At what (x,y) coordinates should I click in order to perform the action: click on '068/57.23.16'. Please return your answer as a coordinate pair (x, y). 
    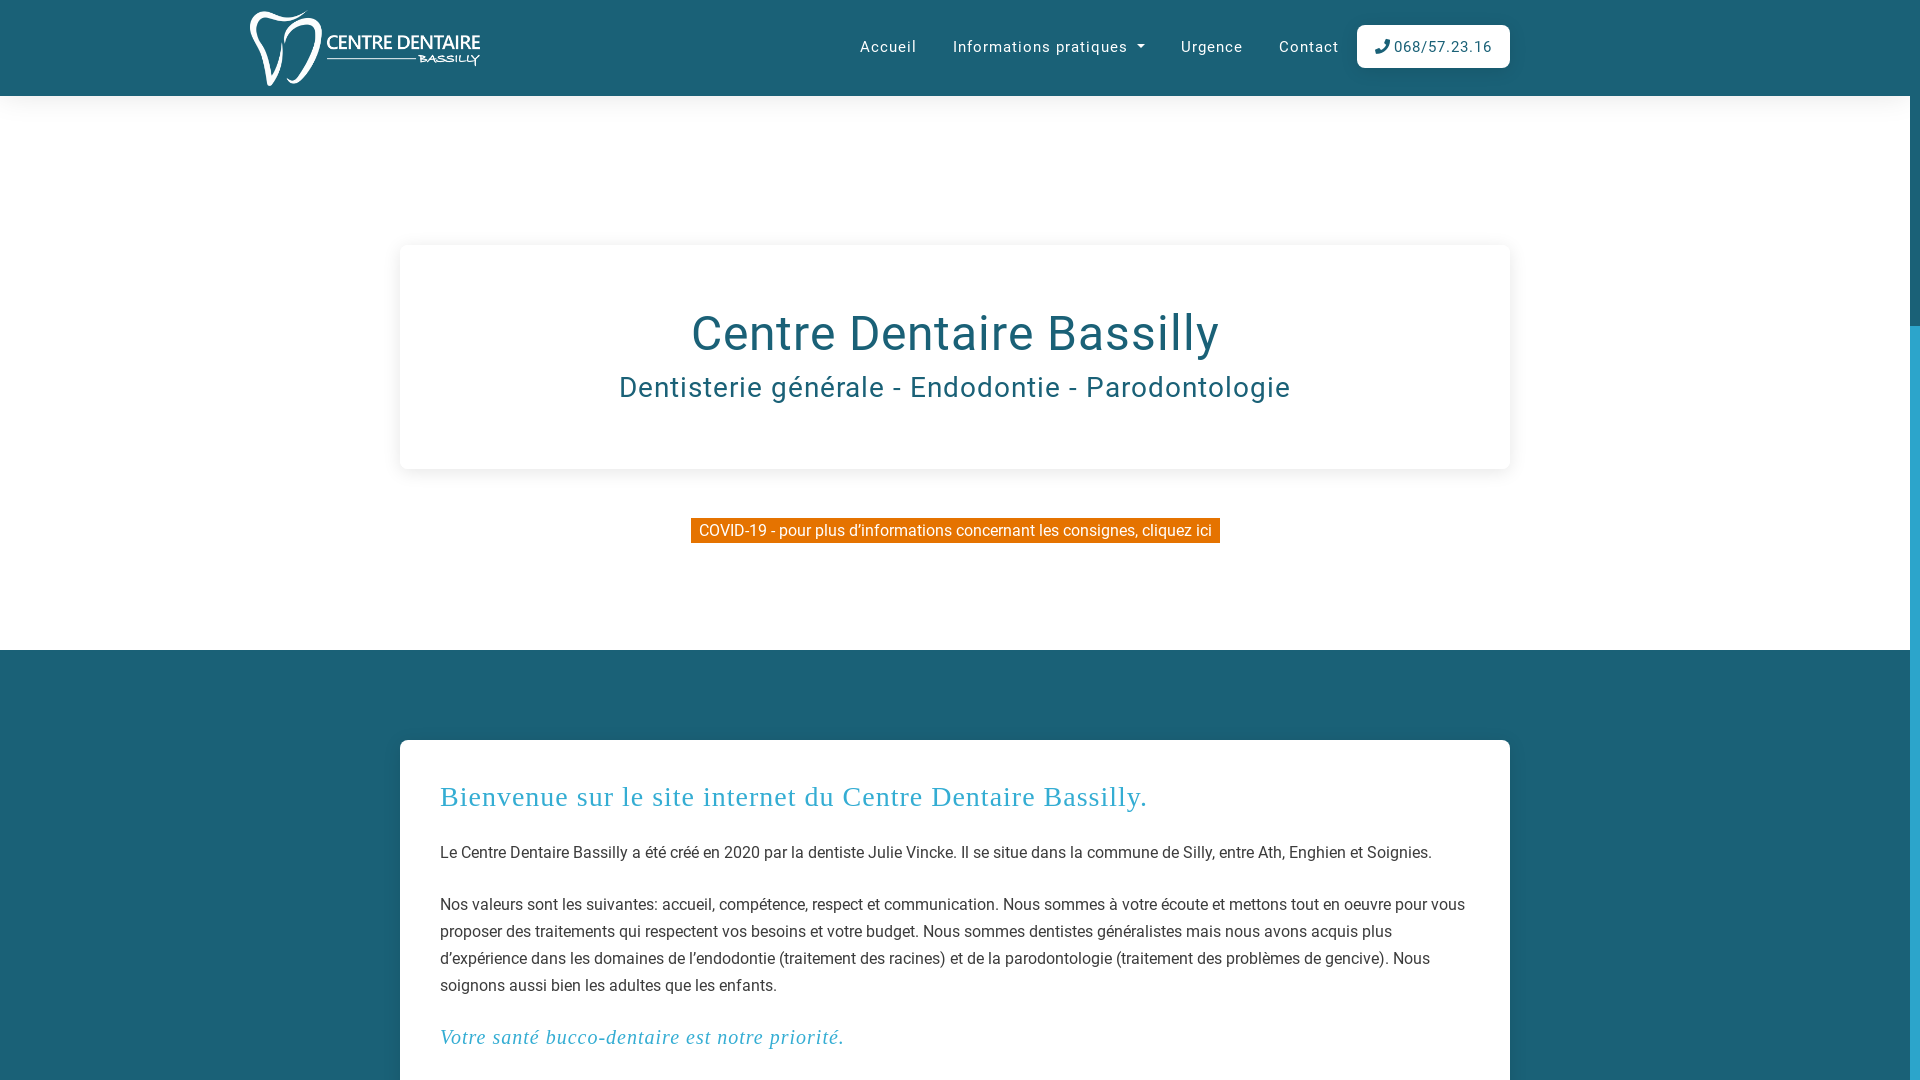
    Looking at the image, I should click on (1432, 47).